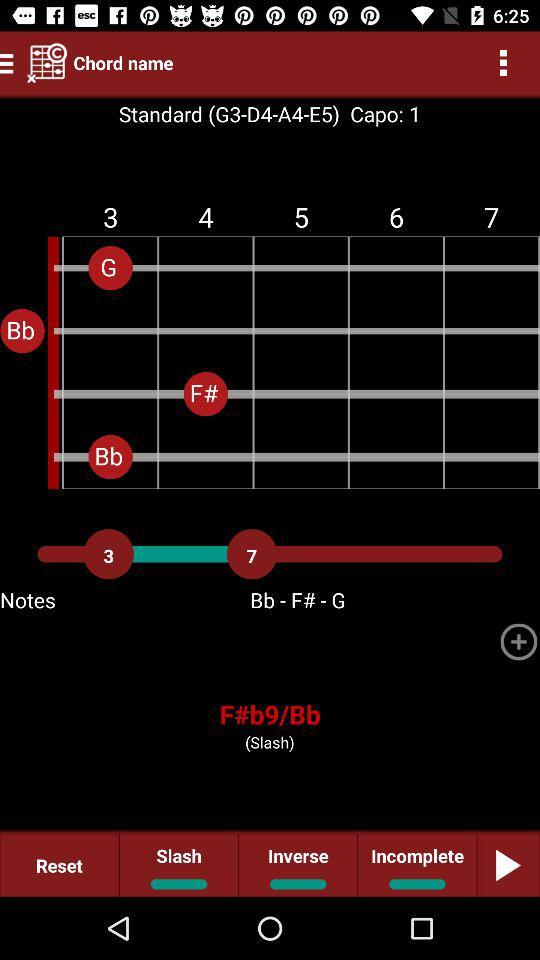 This screenshot has height=960, width=540. What do you see at coordinates (297, 864) in the screenshot?
I see `inverse item` at bounding box center [297, 864].